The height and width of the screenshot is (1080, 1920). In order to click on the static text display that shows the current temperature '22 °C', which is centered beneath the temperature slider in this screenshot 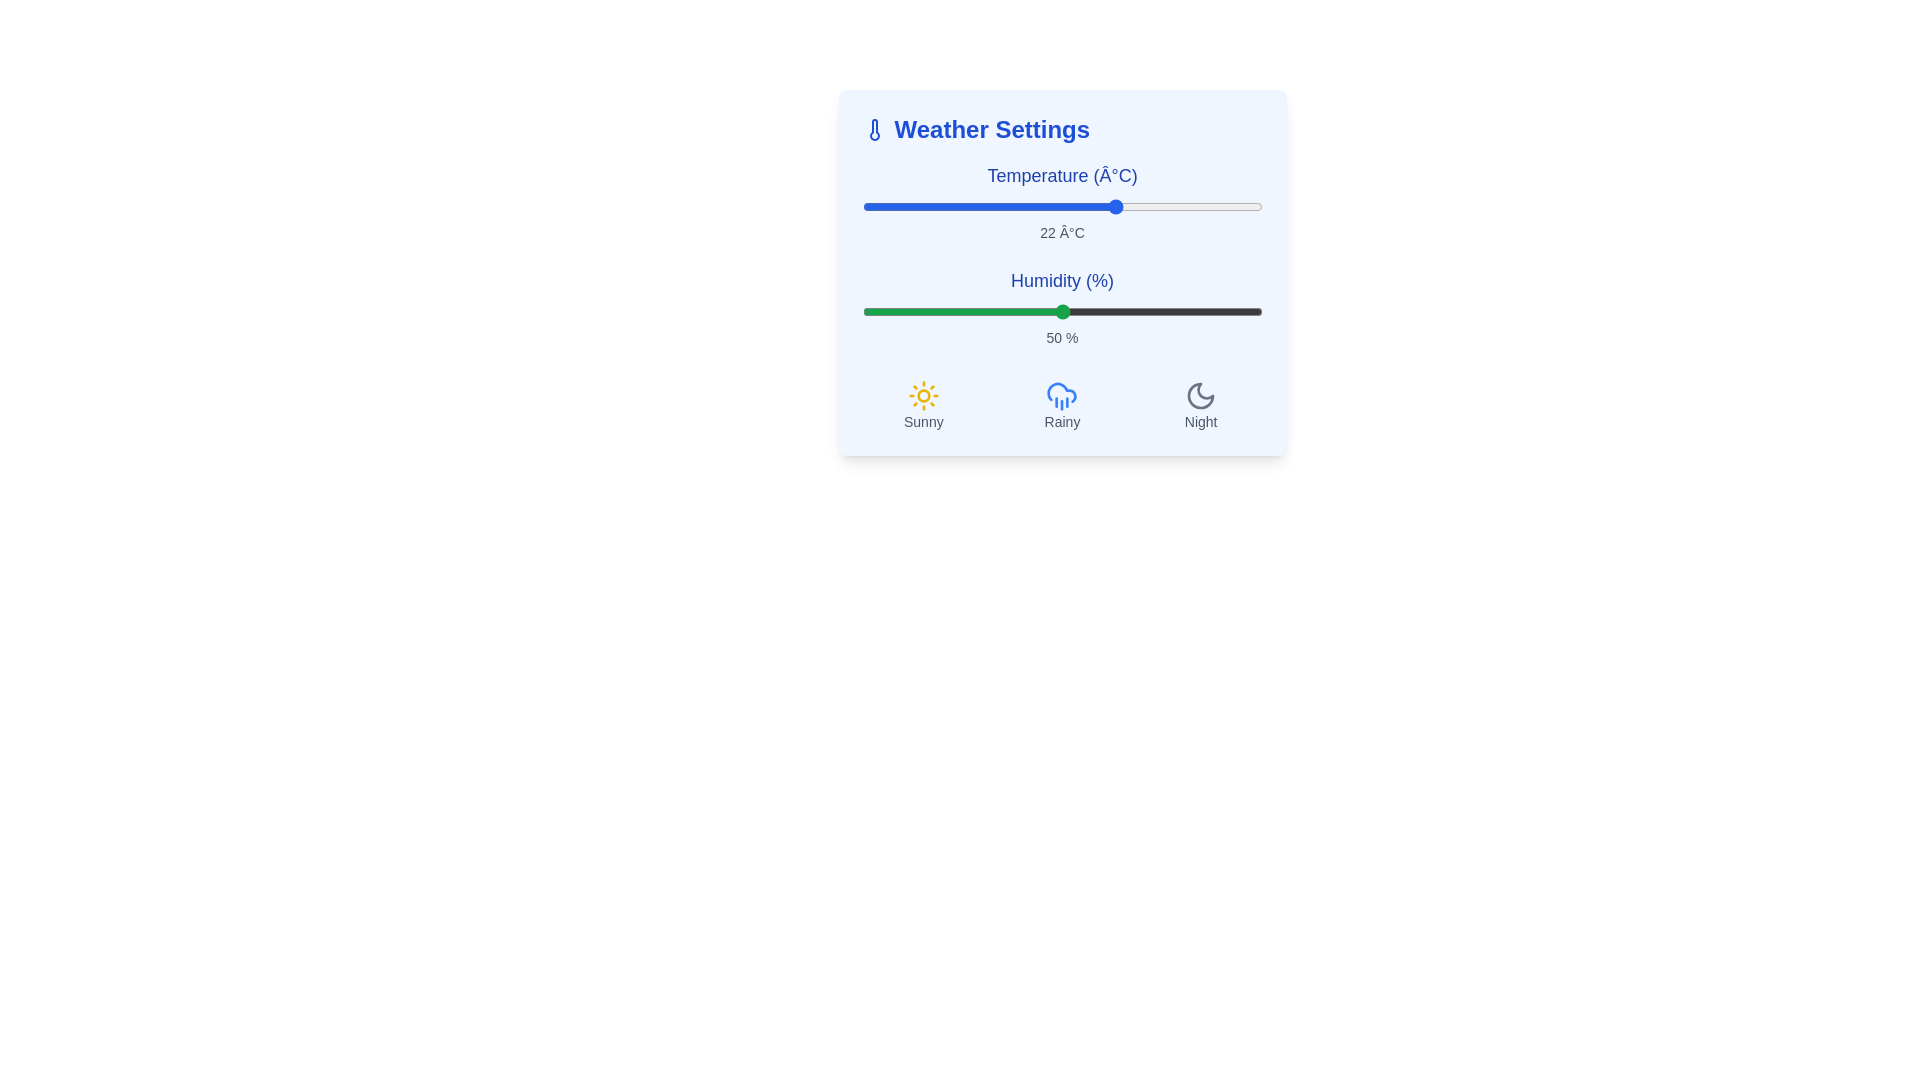, I will do `click(1061, 231)`.